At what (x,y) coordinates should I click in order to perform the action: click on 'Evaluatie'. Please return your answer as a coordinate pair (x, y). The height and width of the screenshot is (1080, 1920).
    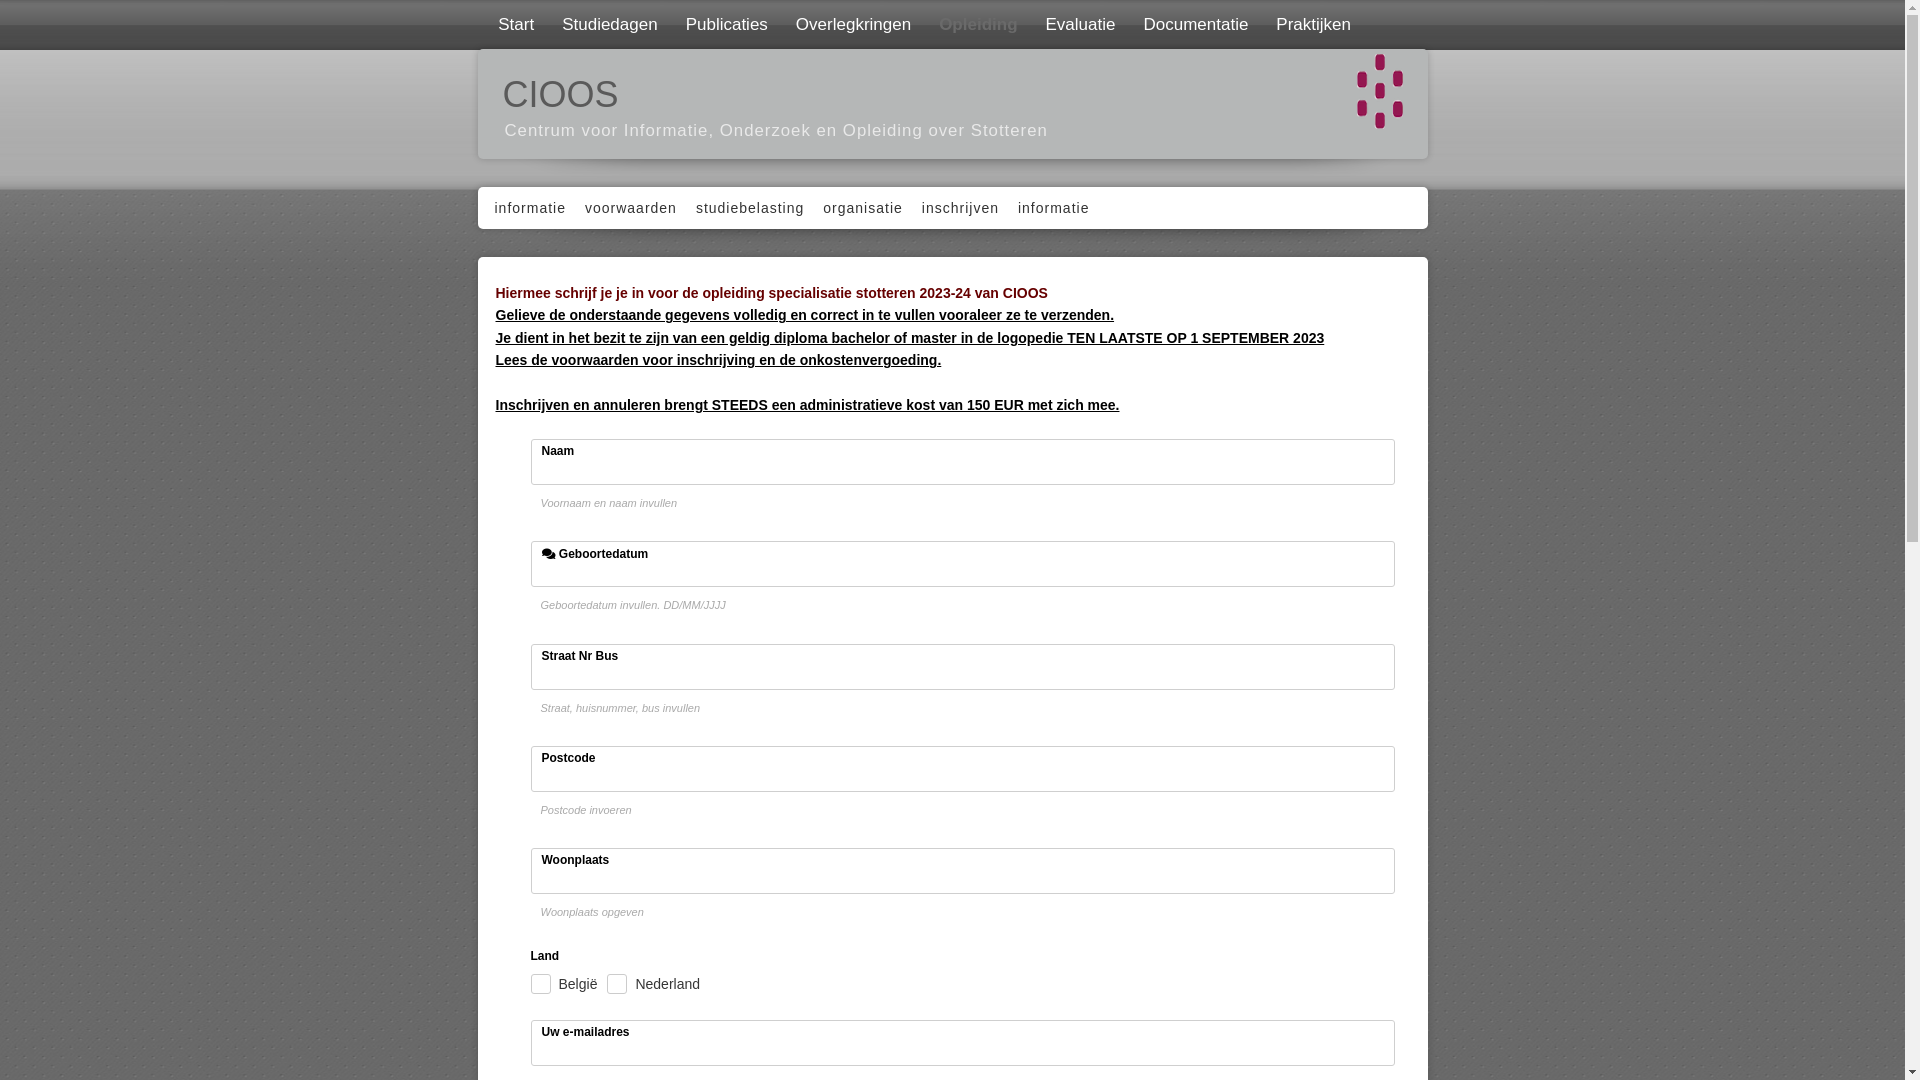
    Looking at the image, I should click on (1078, 24).